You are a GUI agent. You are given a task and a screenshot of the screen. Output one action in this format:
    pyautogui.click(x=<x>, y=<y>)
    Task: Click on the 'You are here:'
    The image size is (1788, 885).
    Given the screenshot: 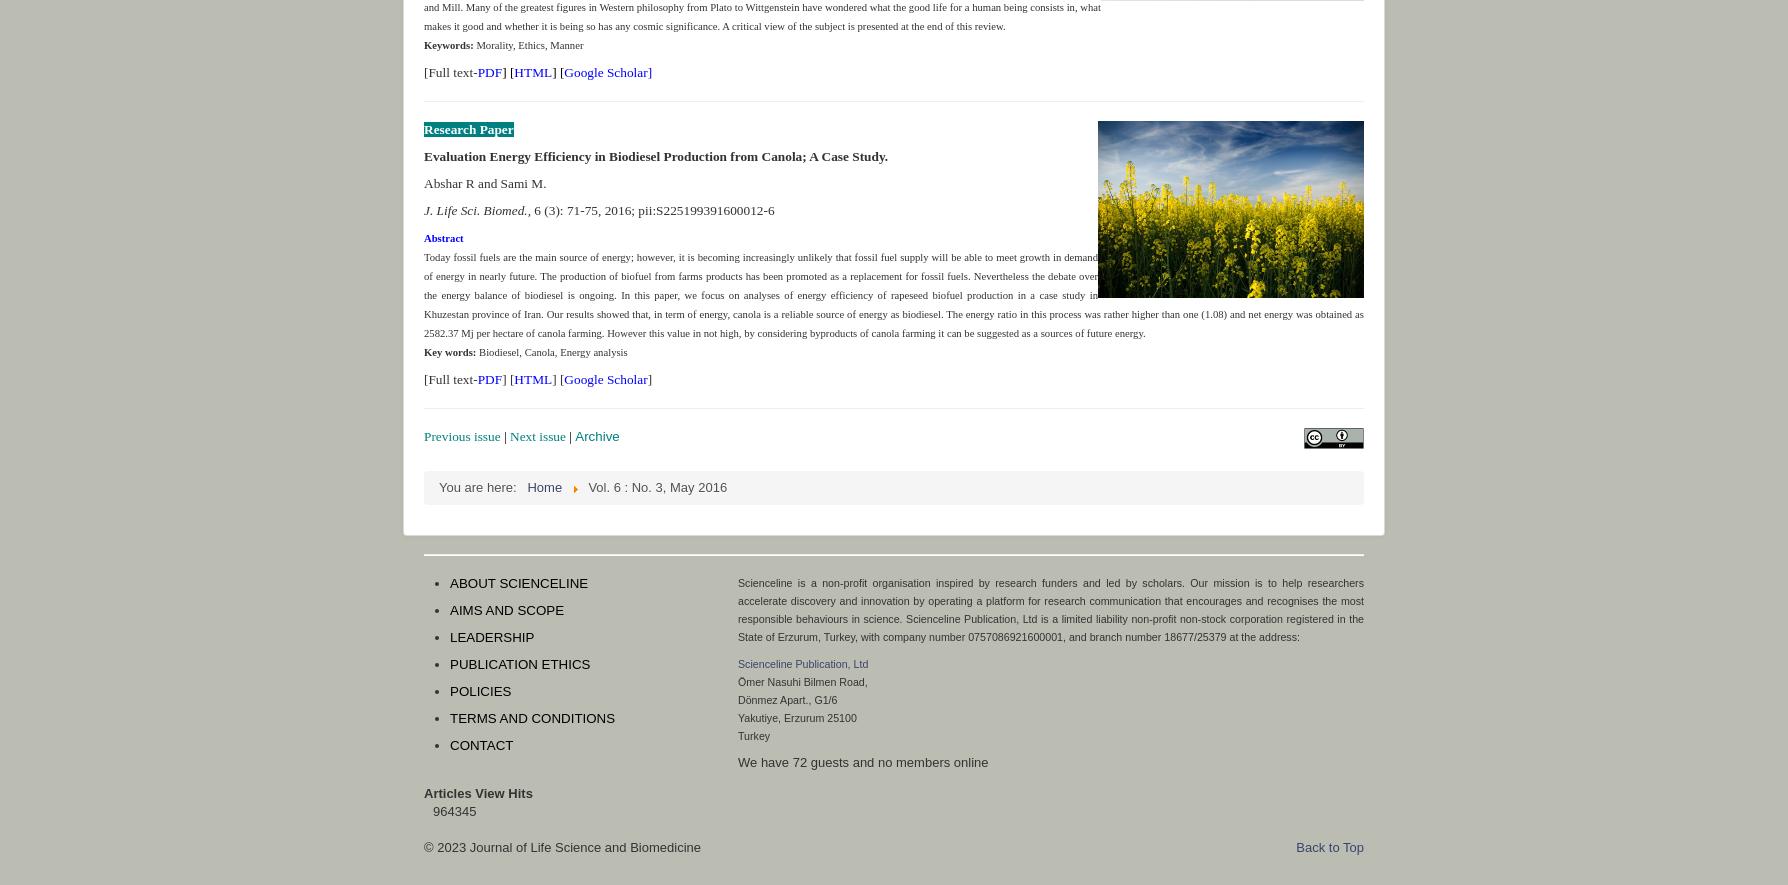 What is the action you would take?
    pyautogui.click(x=480, y=487)
    